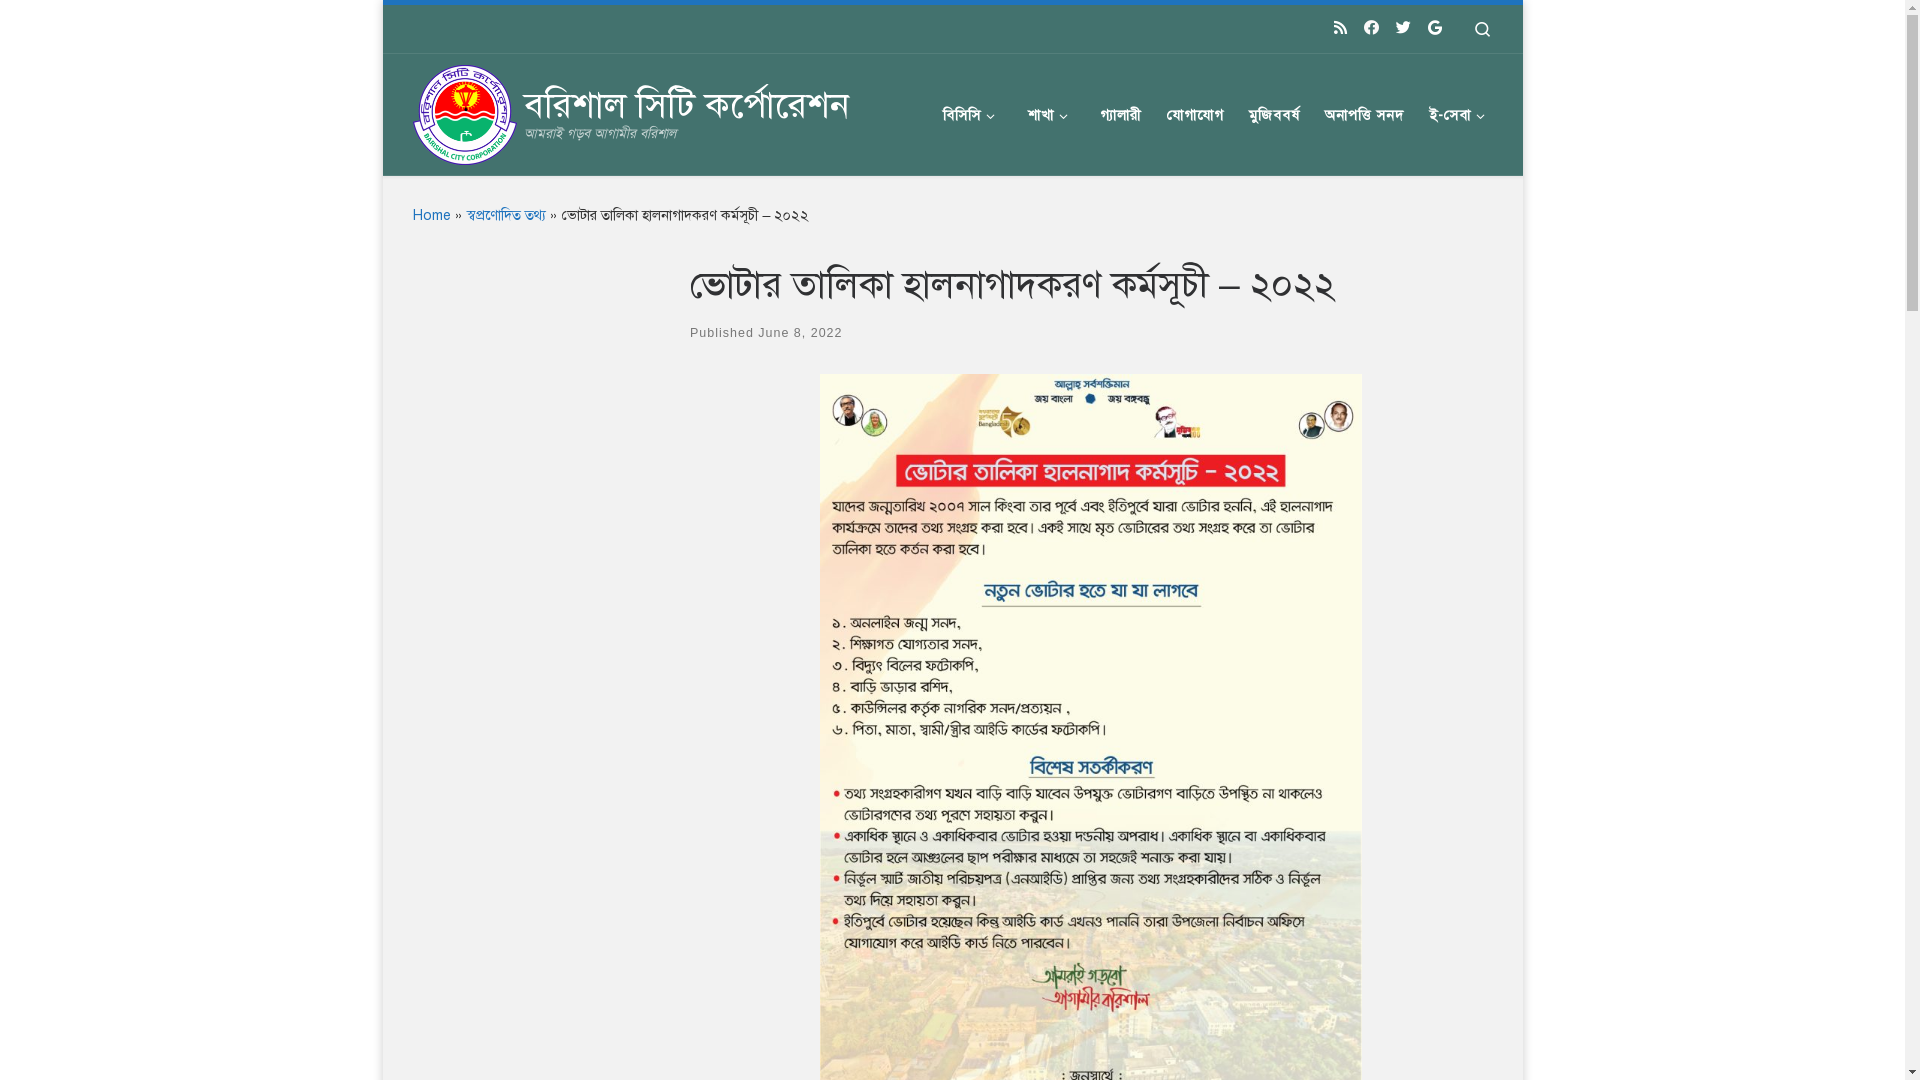  I want to click on 'Subscribe to my rss feed', so click(1334, 28).